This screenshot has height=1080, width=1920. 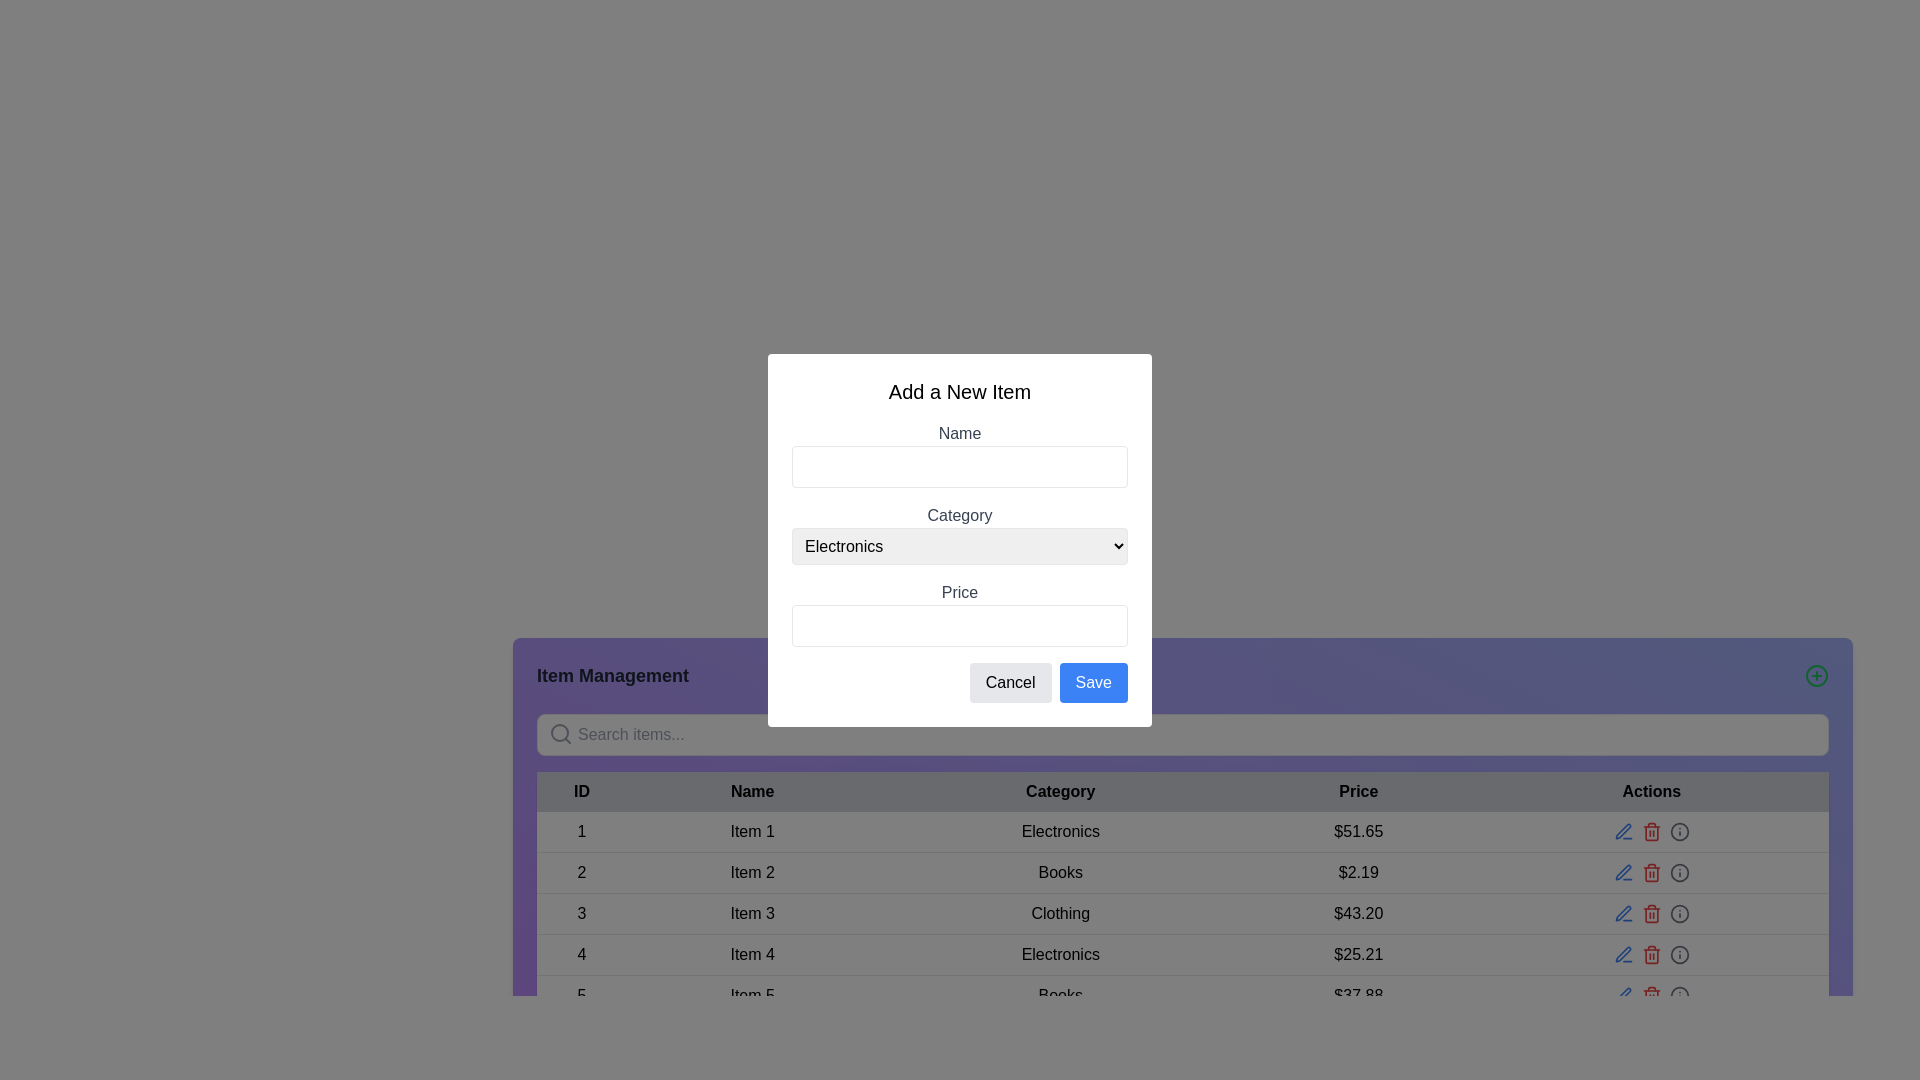 I want to click on an option from the dropdown menu labeled 'Category' located in the 'Add a New Item' modal dialog box, positioned centrally below the label 'Category', so click(x=960, y=546).